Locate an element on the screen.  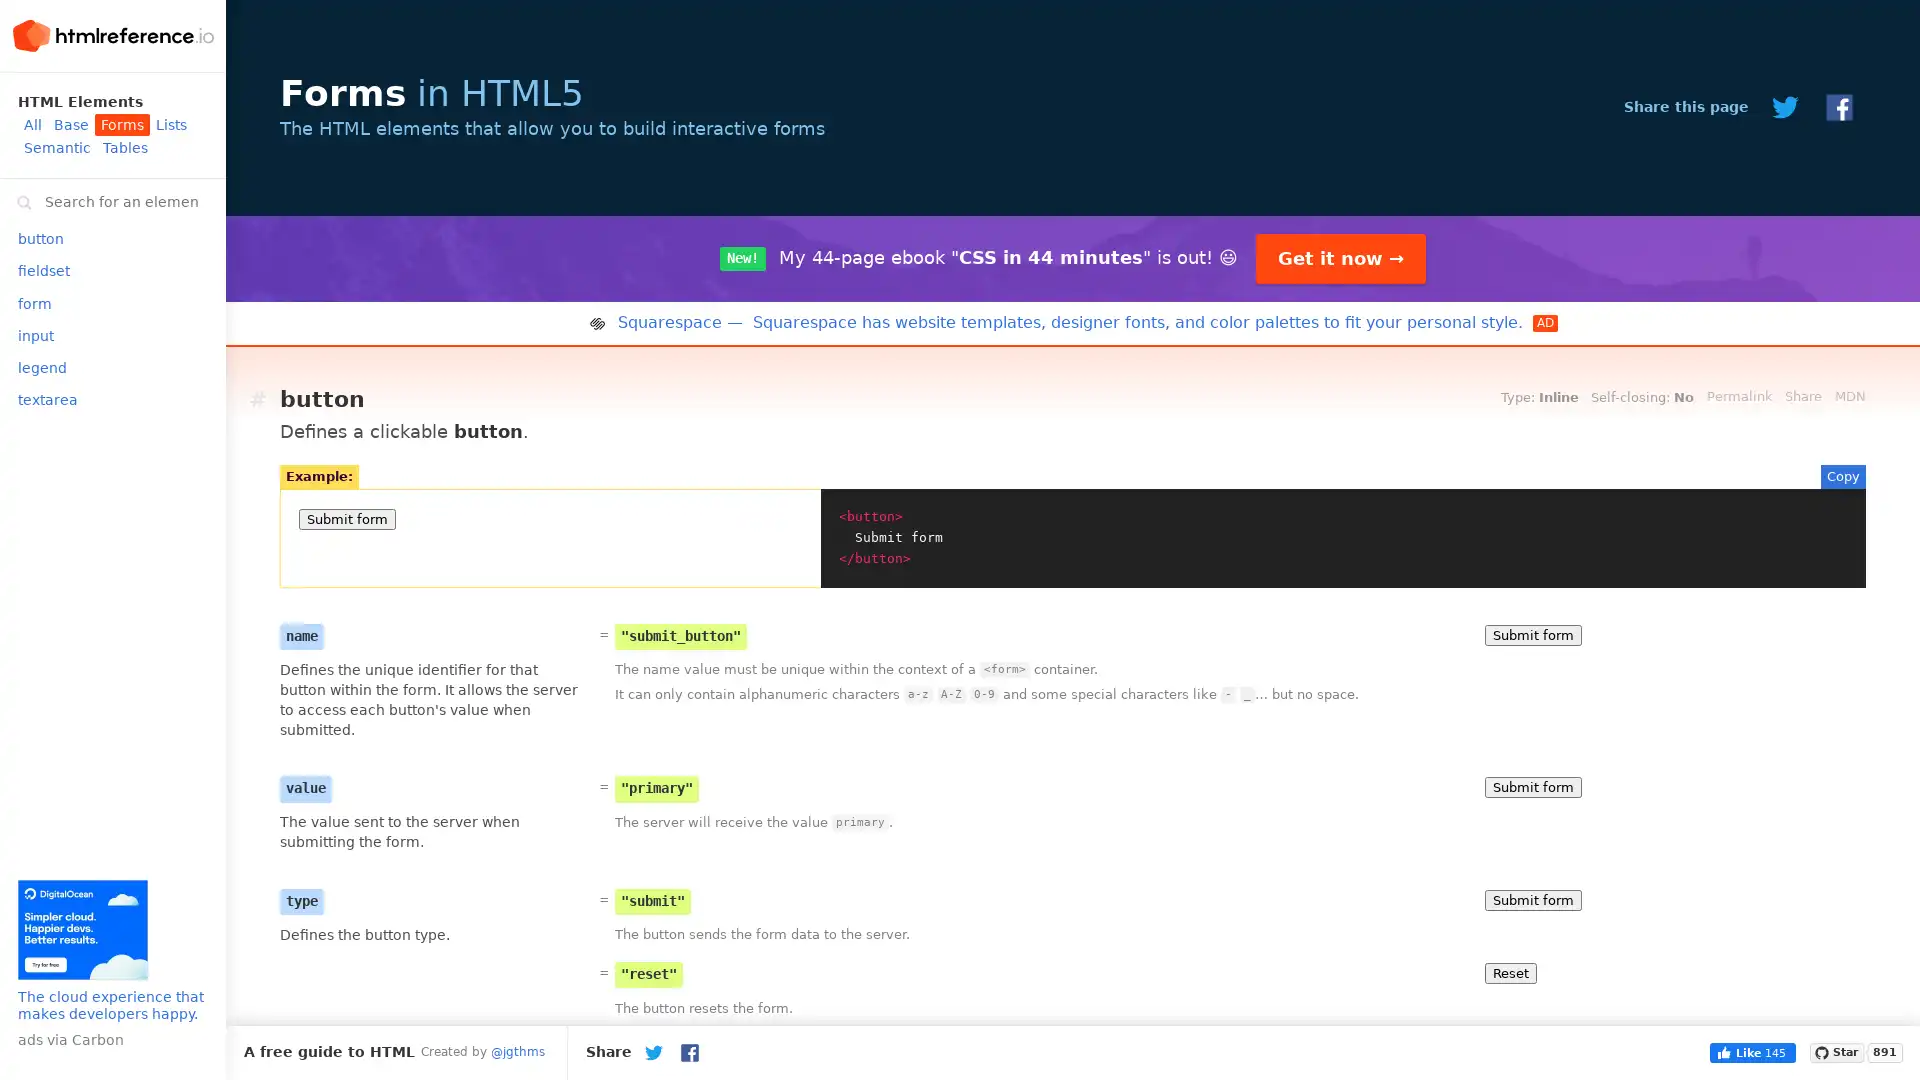
Submit form is located at coordinates (1532, 1063).